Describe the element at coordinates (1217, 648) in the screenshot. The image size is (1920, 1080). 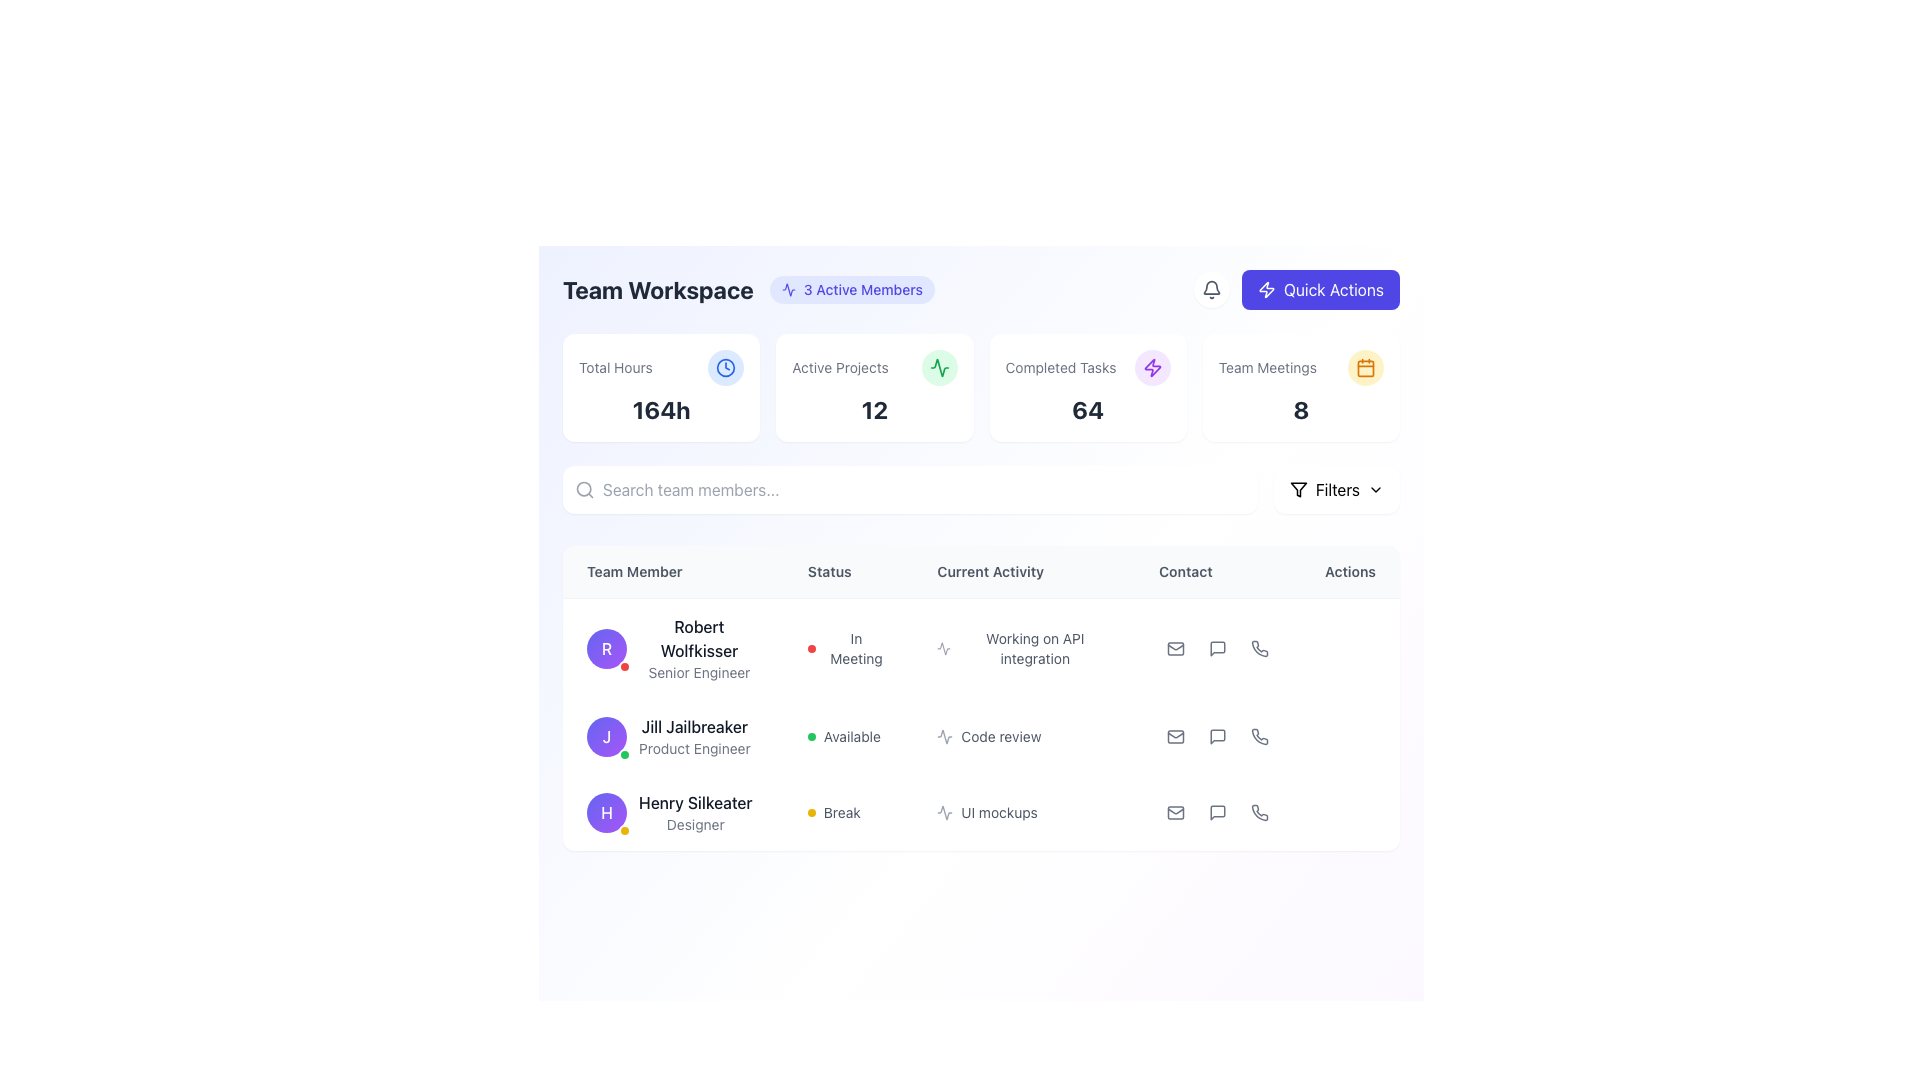
I see `the speech bubble icon with a grey outline, which is the second icon in the row under the 'Contact' column` at that location.